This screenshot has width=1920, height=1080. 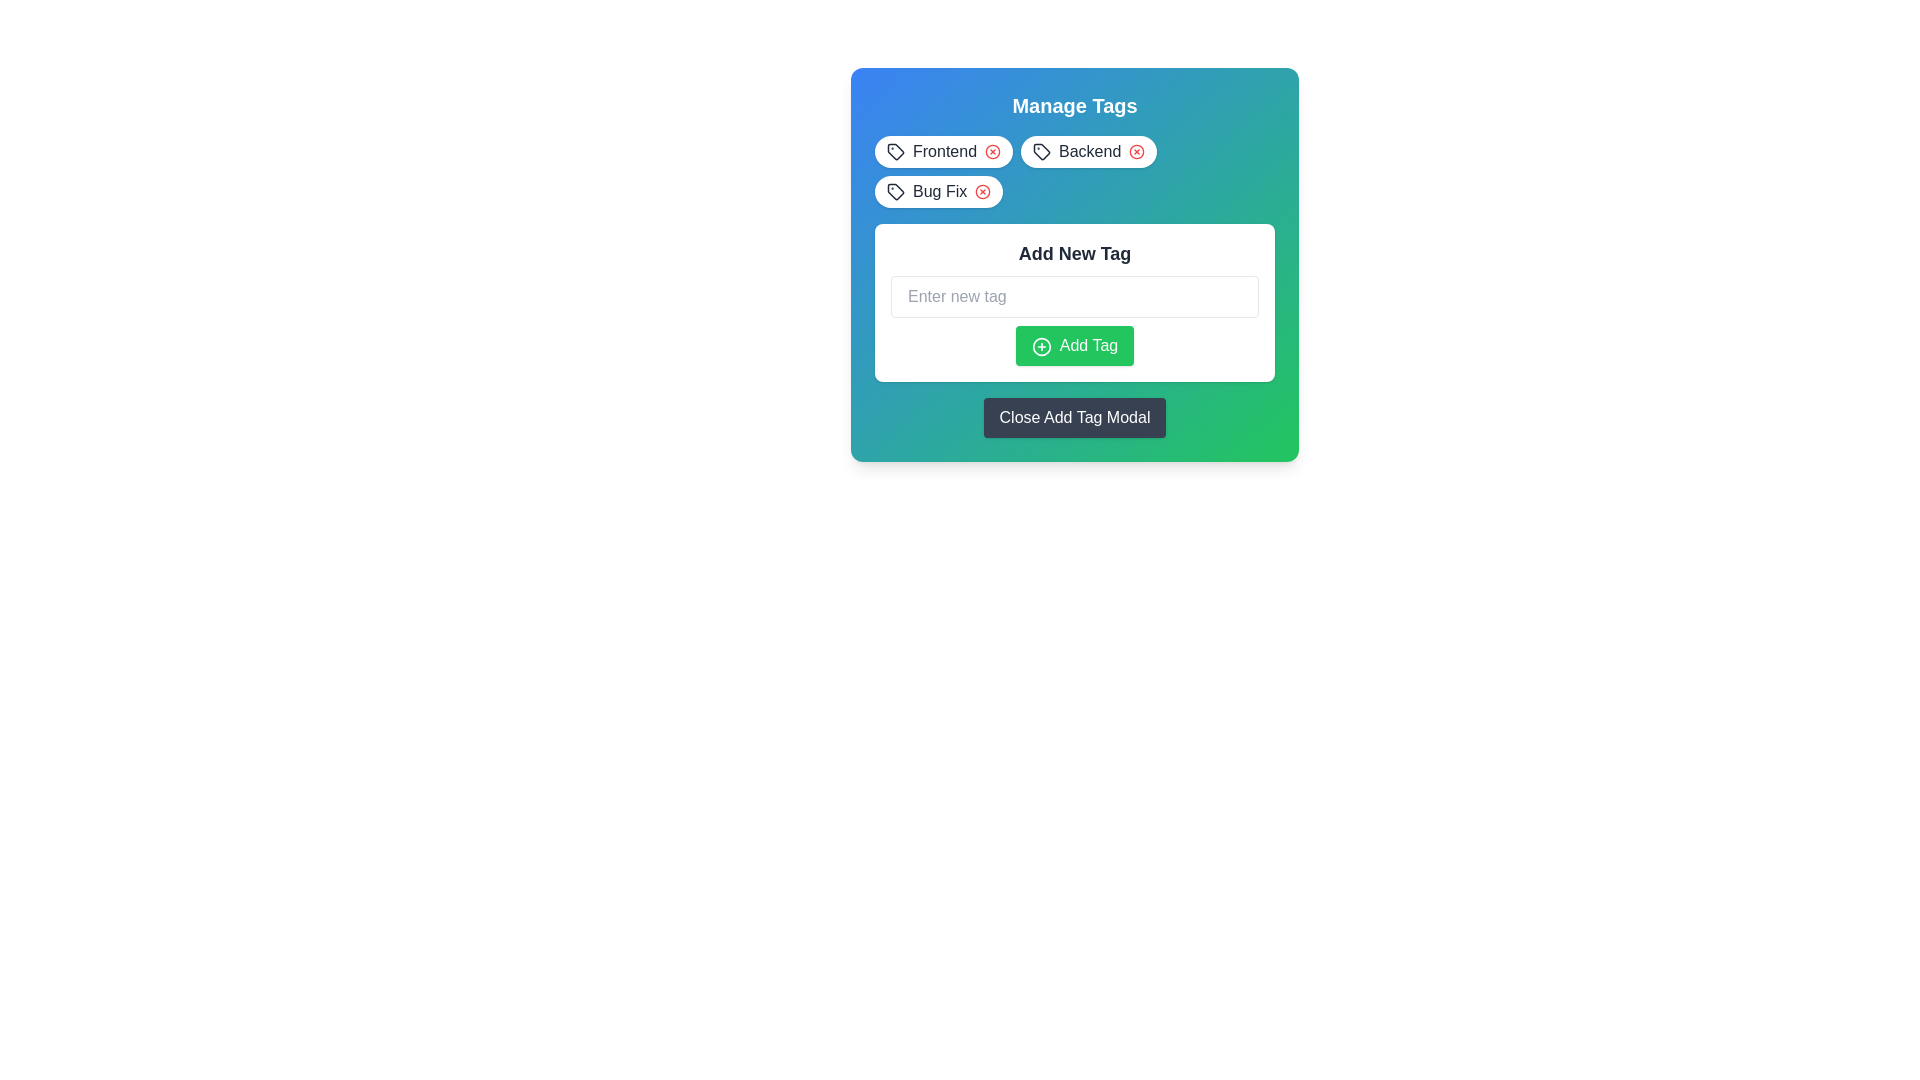 What do you see at coordinates (938, 192) in the screenshot?
I see `the 'Bug Fix' tag in the 'Manage Tags' modal` at bounding box center [938, 192].